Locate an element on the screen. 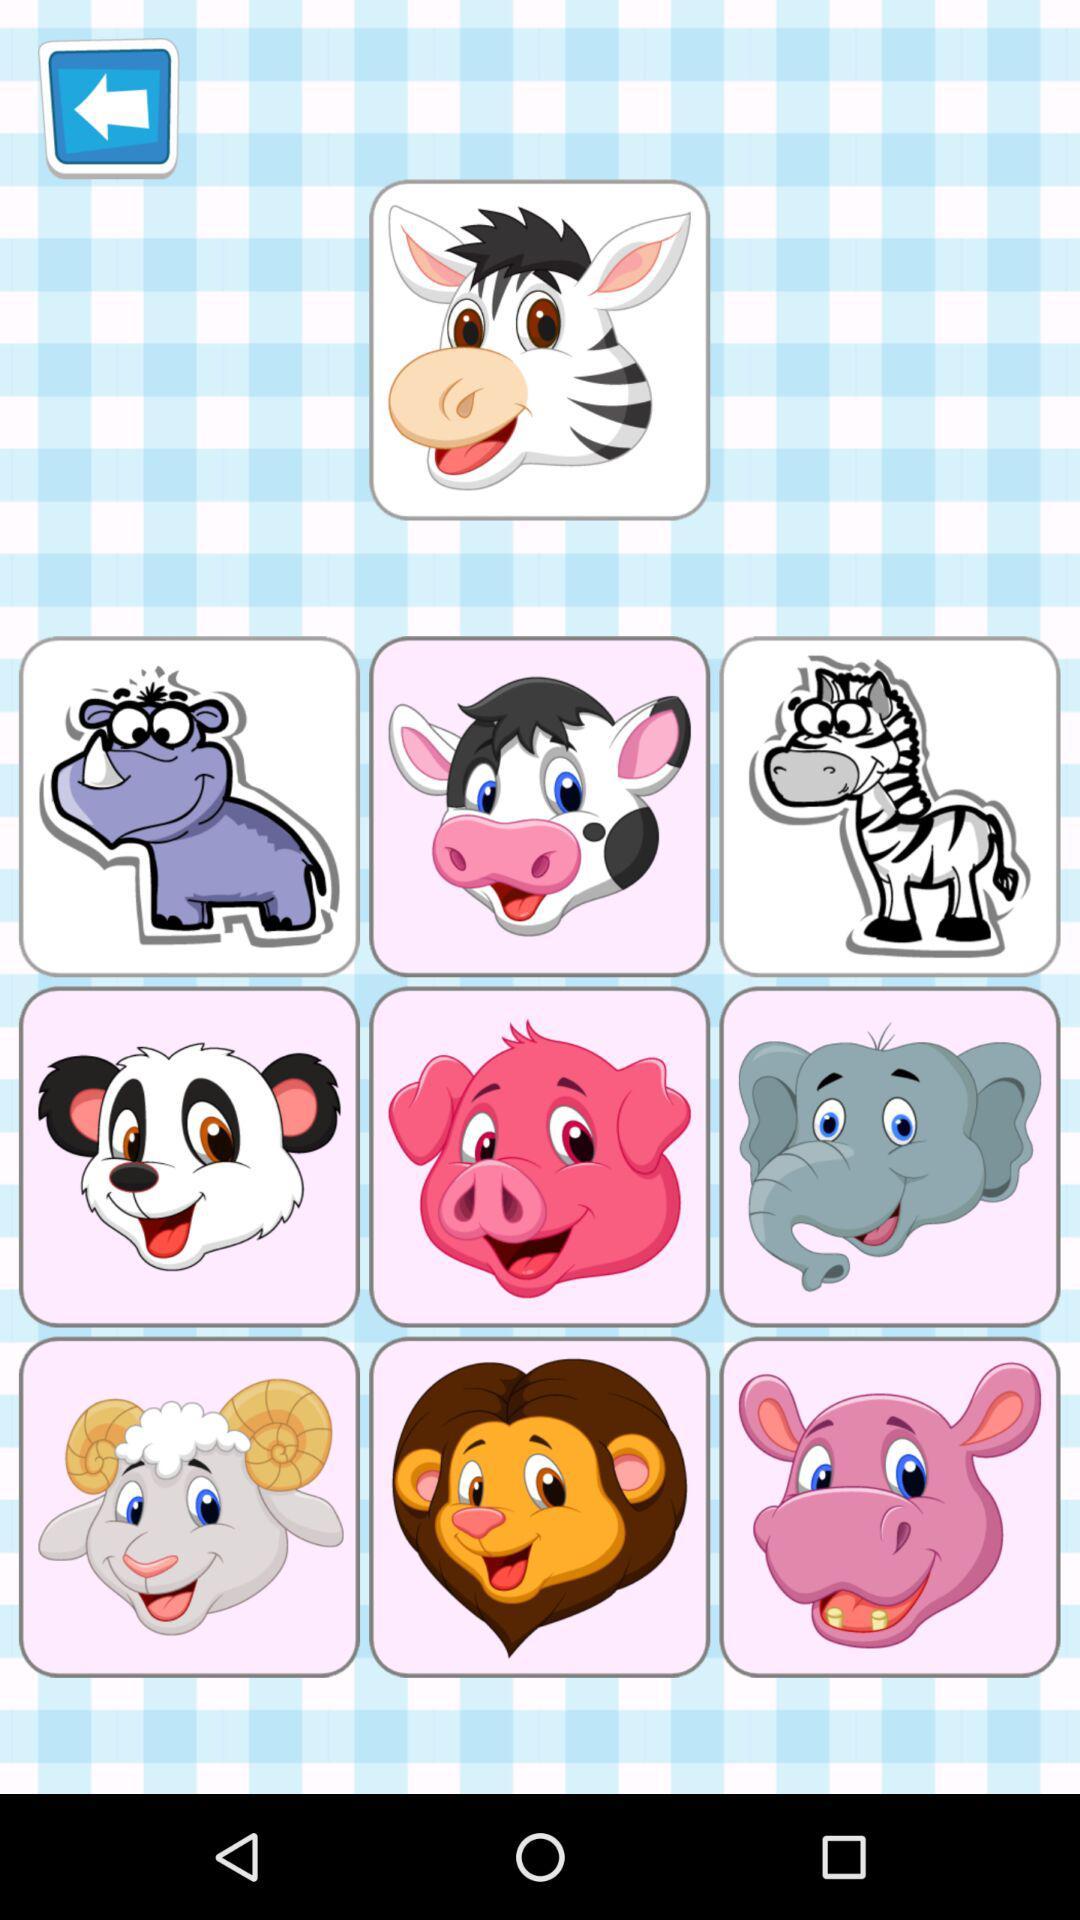 This screenshot has width=1080, height=1920. go back is located at coordinates (108, 107).